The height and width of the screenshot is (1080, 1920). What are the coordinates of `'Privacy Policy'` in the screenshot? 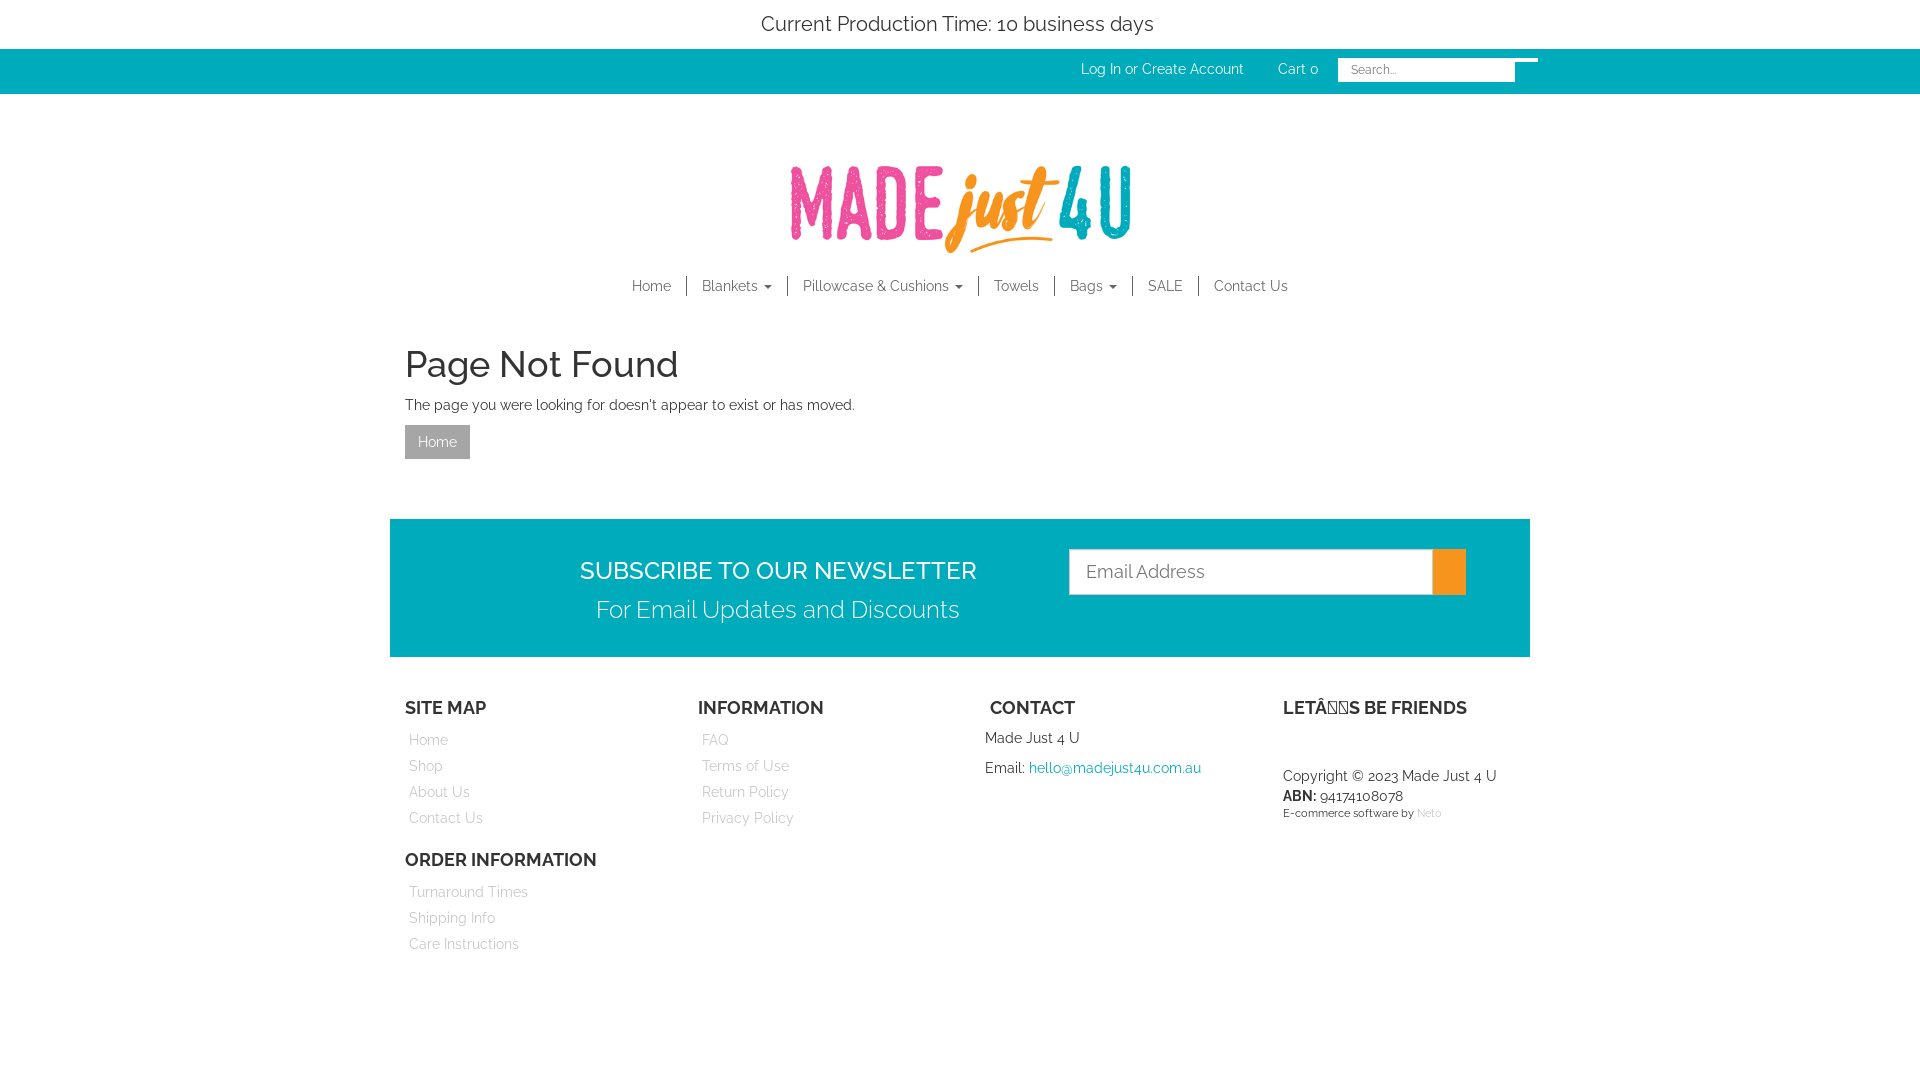 It's located at (820, 817).